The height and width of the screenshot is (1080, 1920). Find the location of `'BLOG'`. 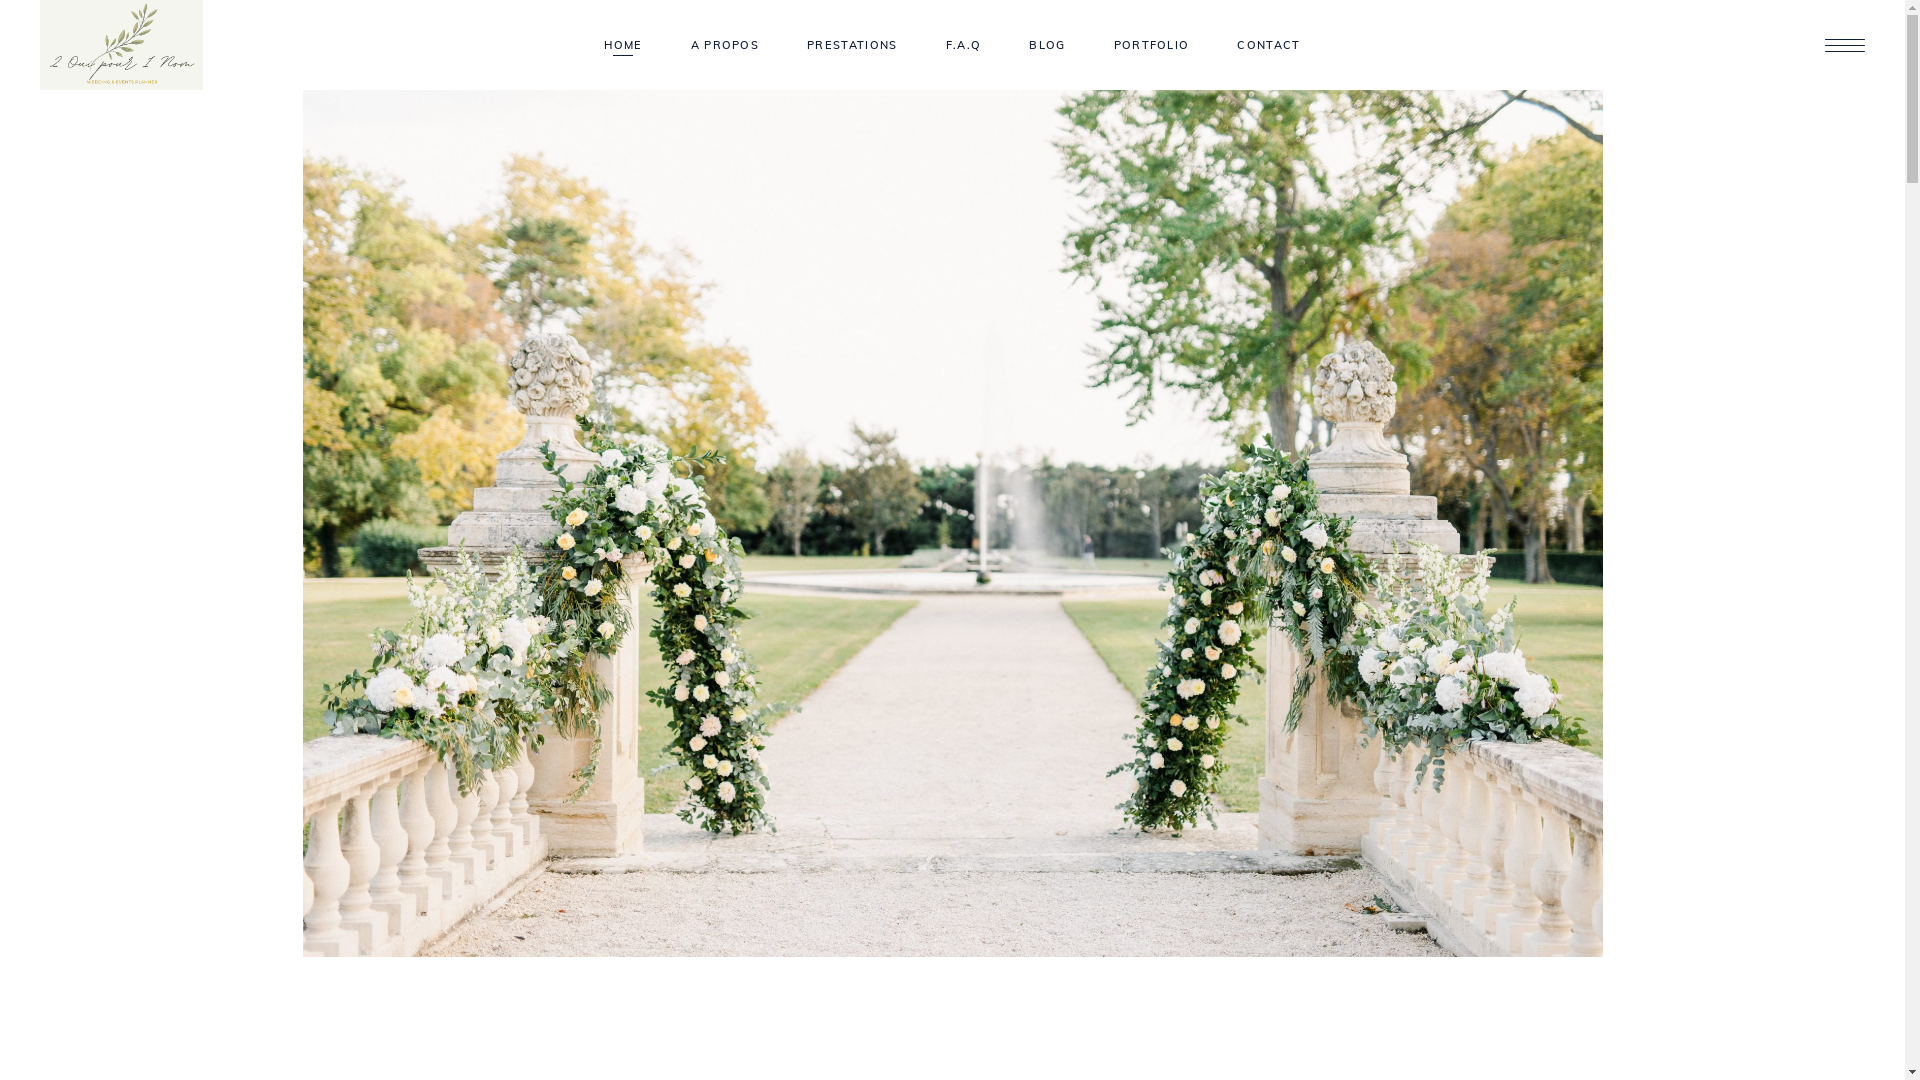

'BLOG' is located at coordinates (1045, 45).